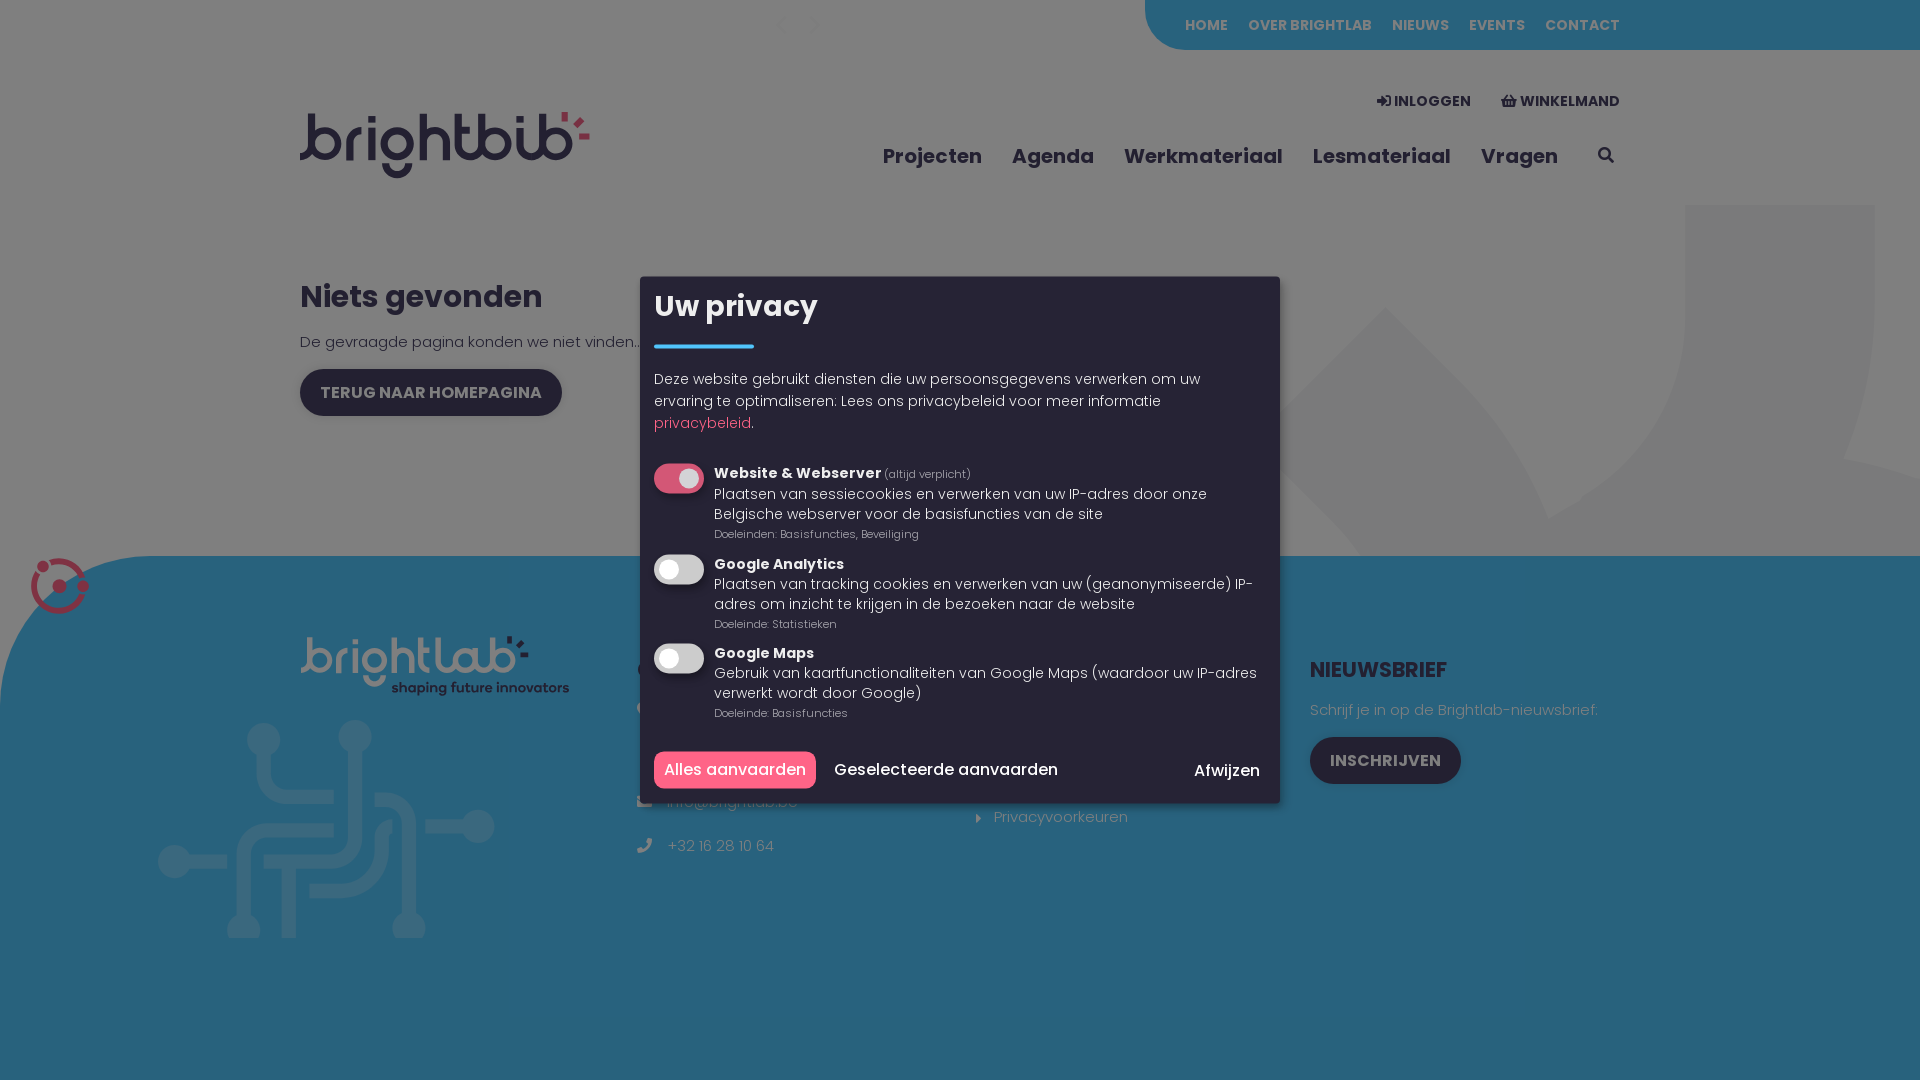 The height and width of the screenshot is (1080, 1920). What do you see at coordinates (1468, 24) in the screenshot?
I see `'EVENTS'` at bounding box center [1468, 24].